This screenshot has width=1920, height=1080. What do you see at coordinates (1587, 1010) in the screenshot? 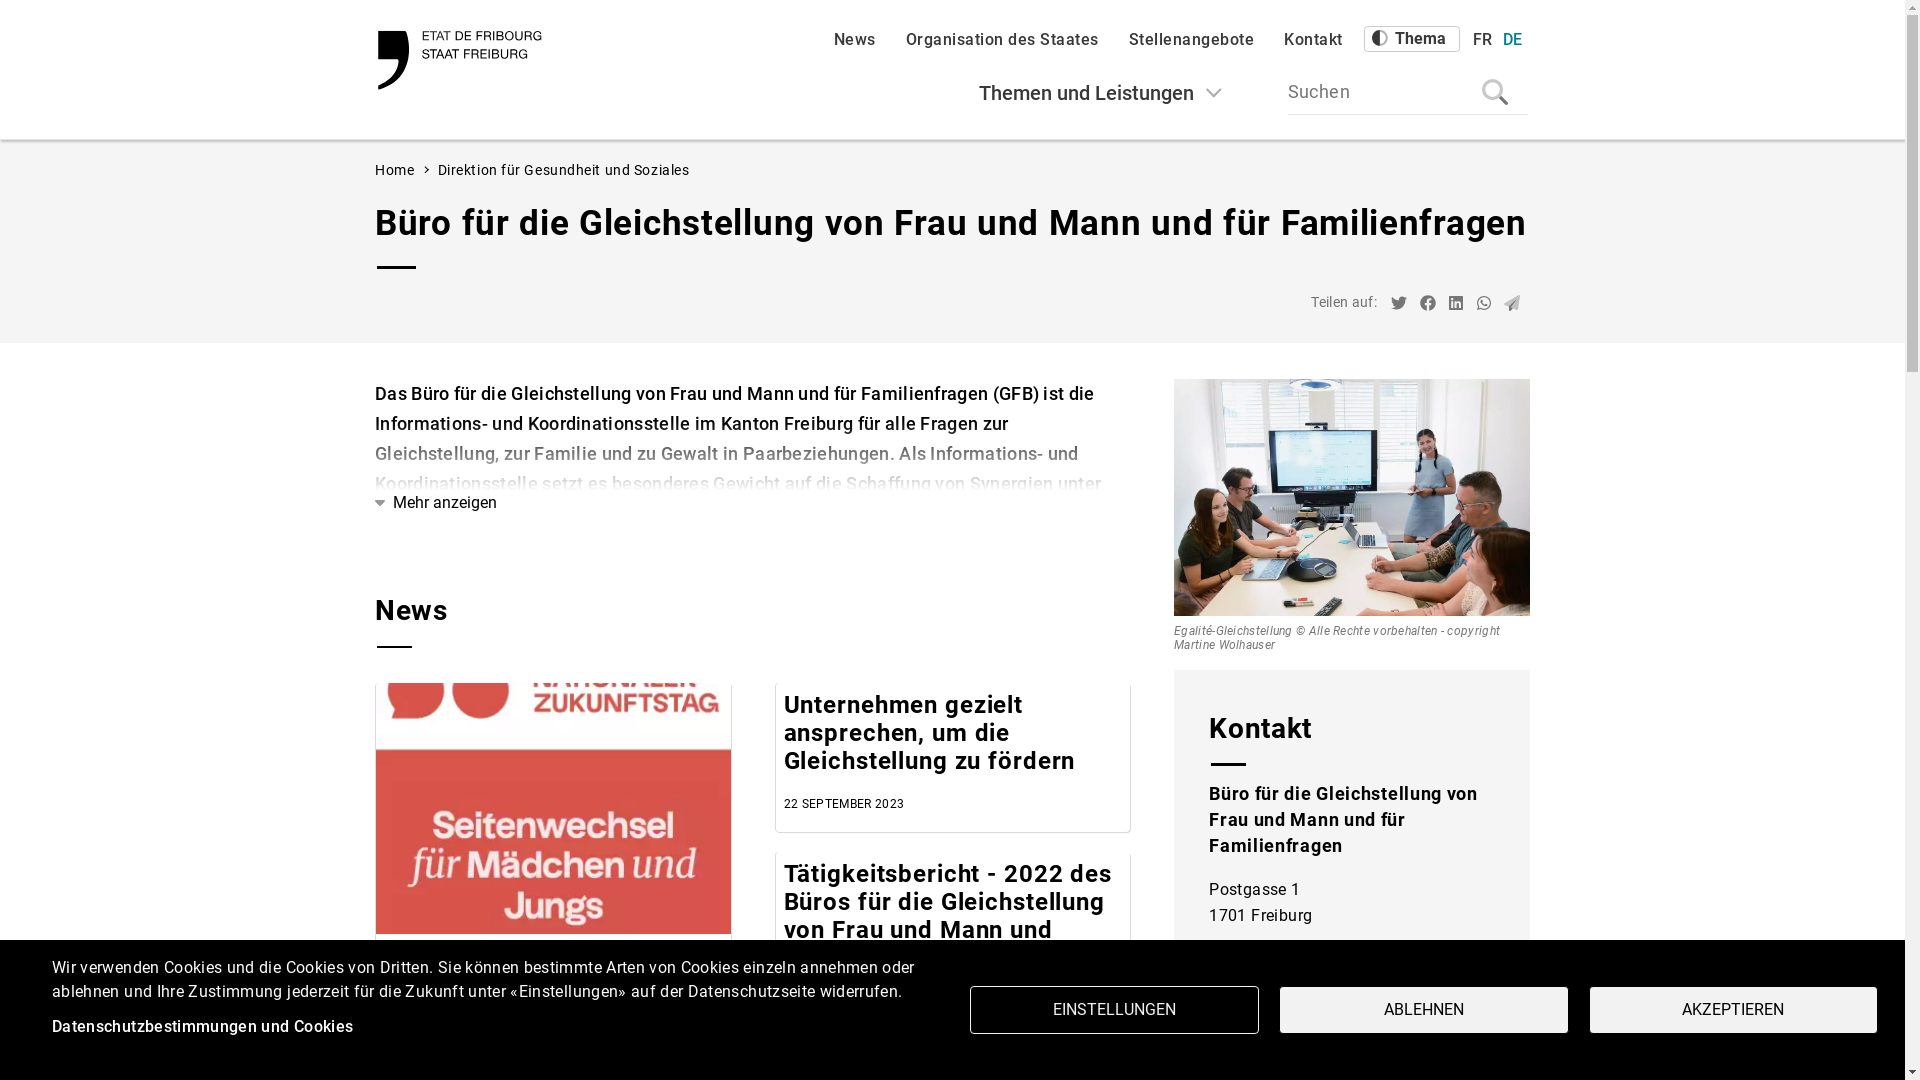
I see `'AKZEPTIEREN'` at bounding box center [1587, 1010].